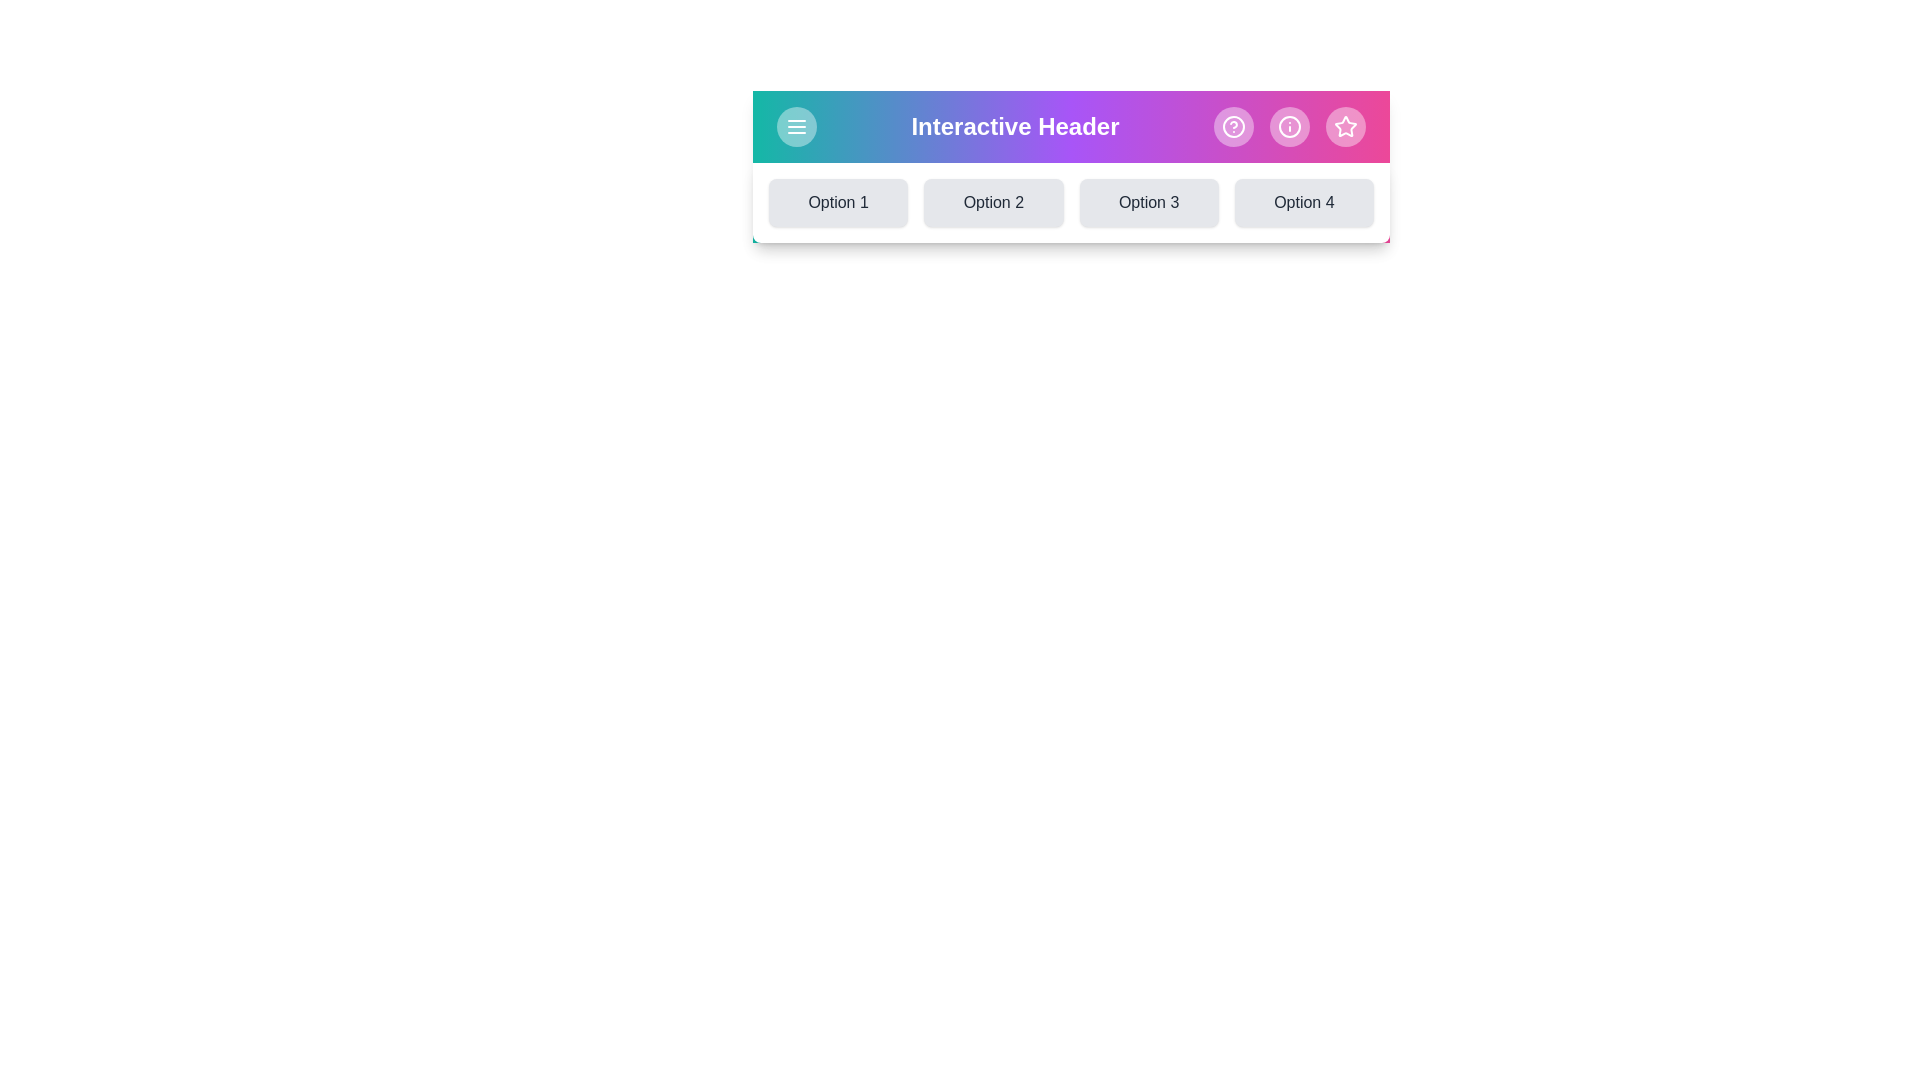 The image size is (1920, 1080). Describe the element at coordinates (1232, 127) in the screenshot. I see `the Help icon located in the navigation bar` at that location.